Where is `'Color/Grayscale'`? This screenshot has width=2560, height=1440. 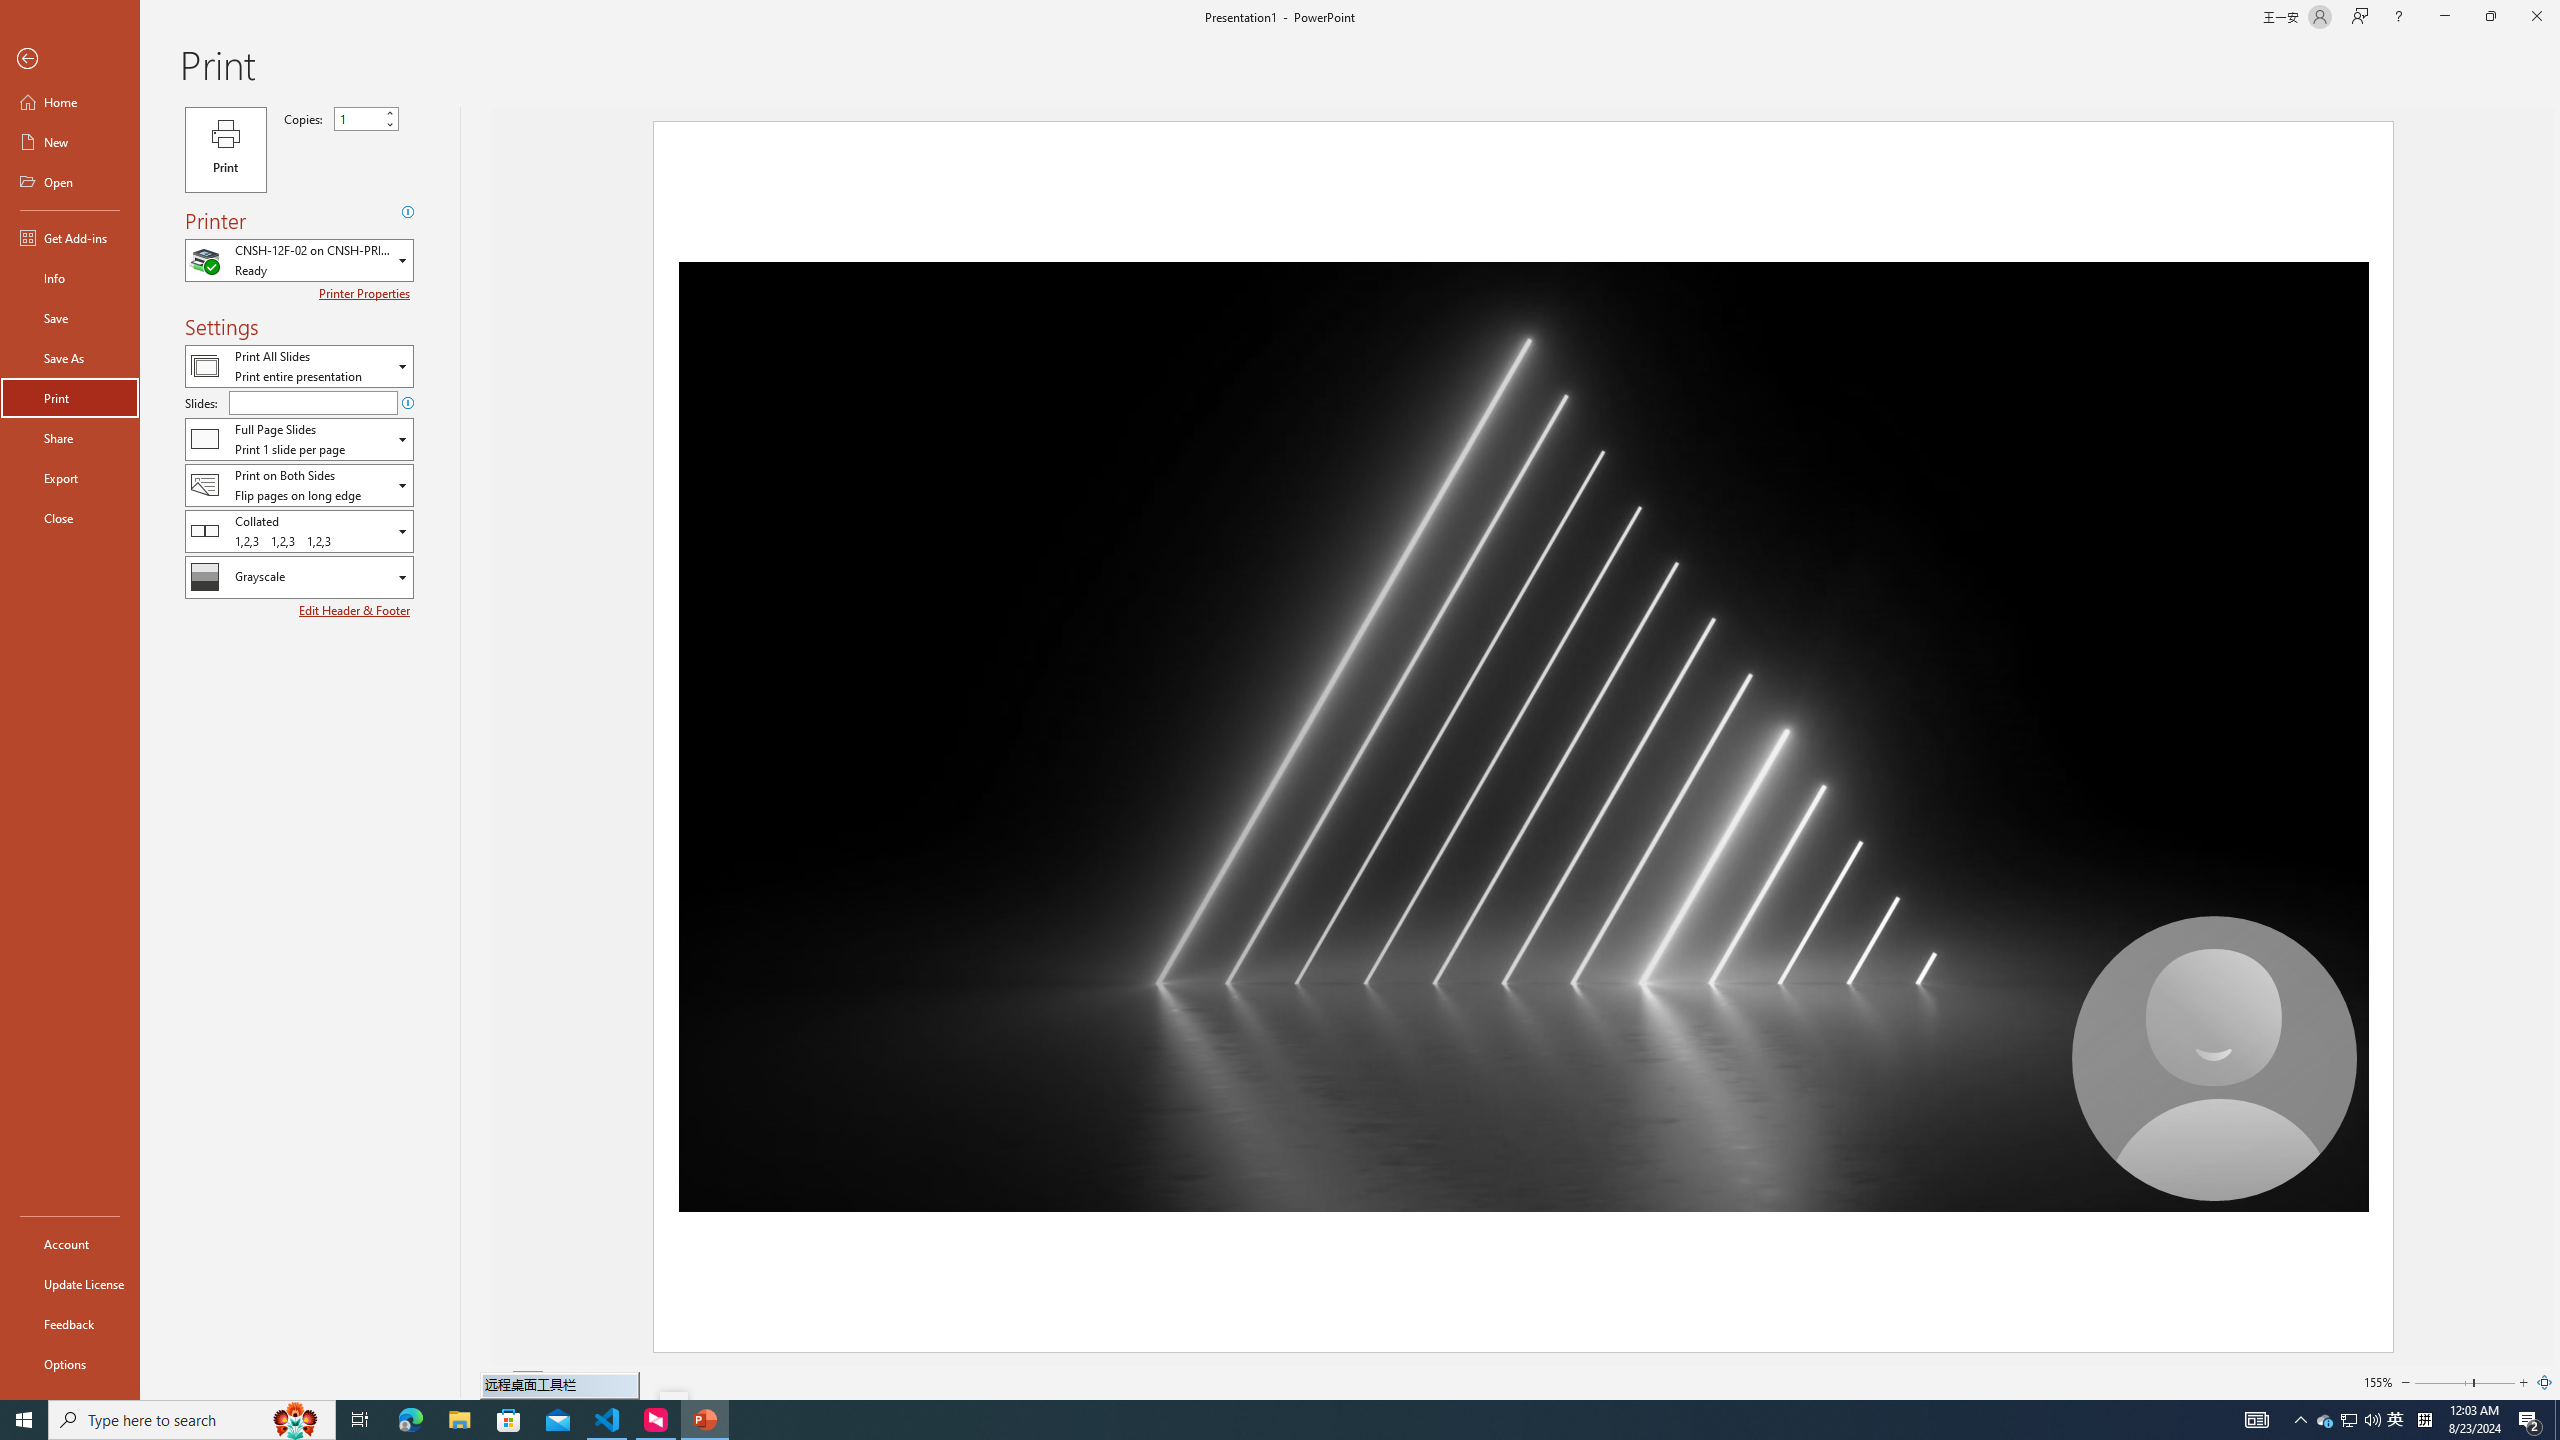
'Color/Grayscale' is located at coordinates (298, 577).